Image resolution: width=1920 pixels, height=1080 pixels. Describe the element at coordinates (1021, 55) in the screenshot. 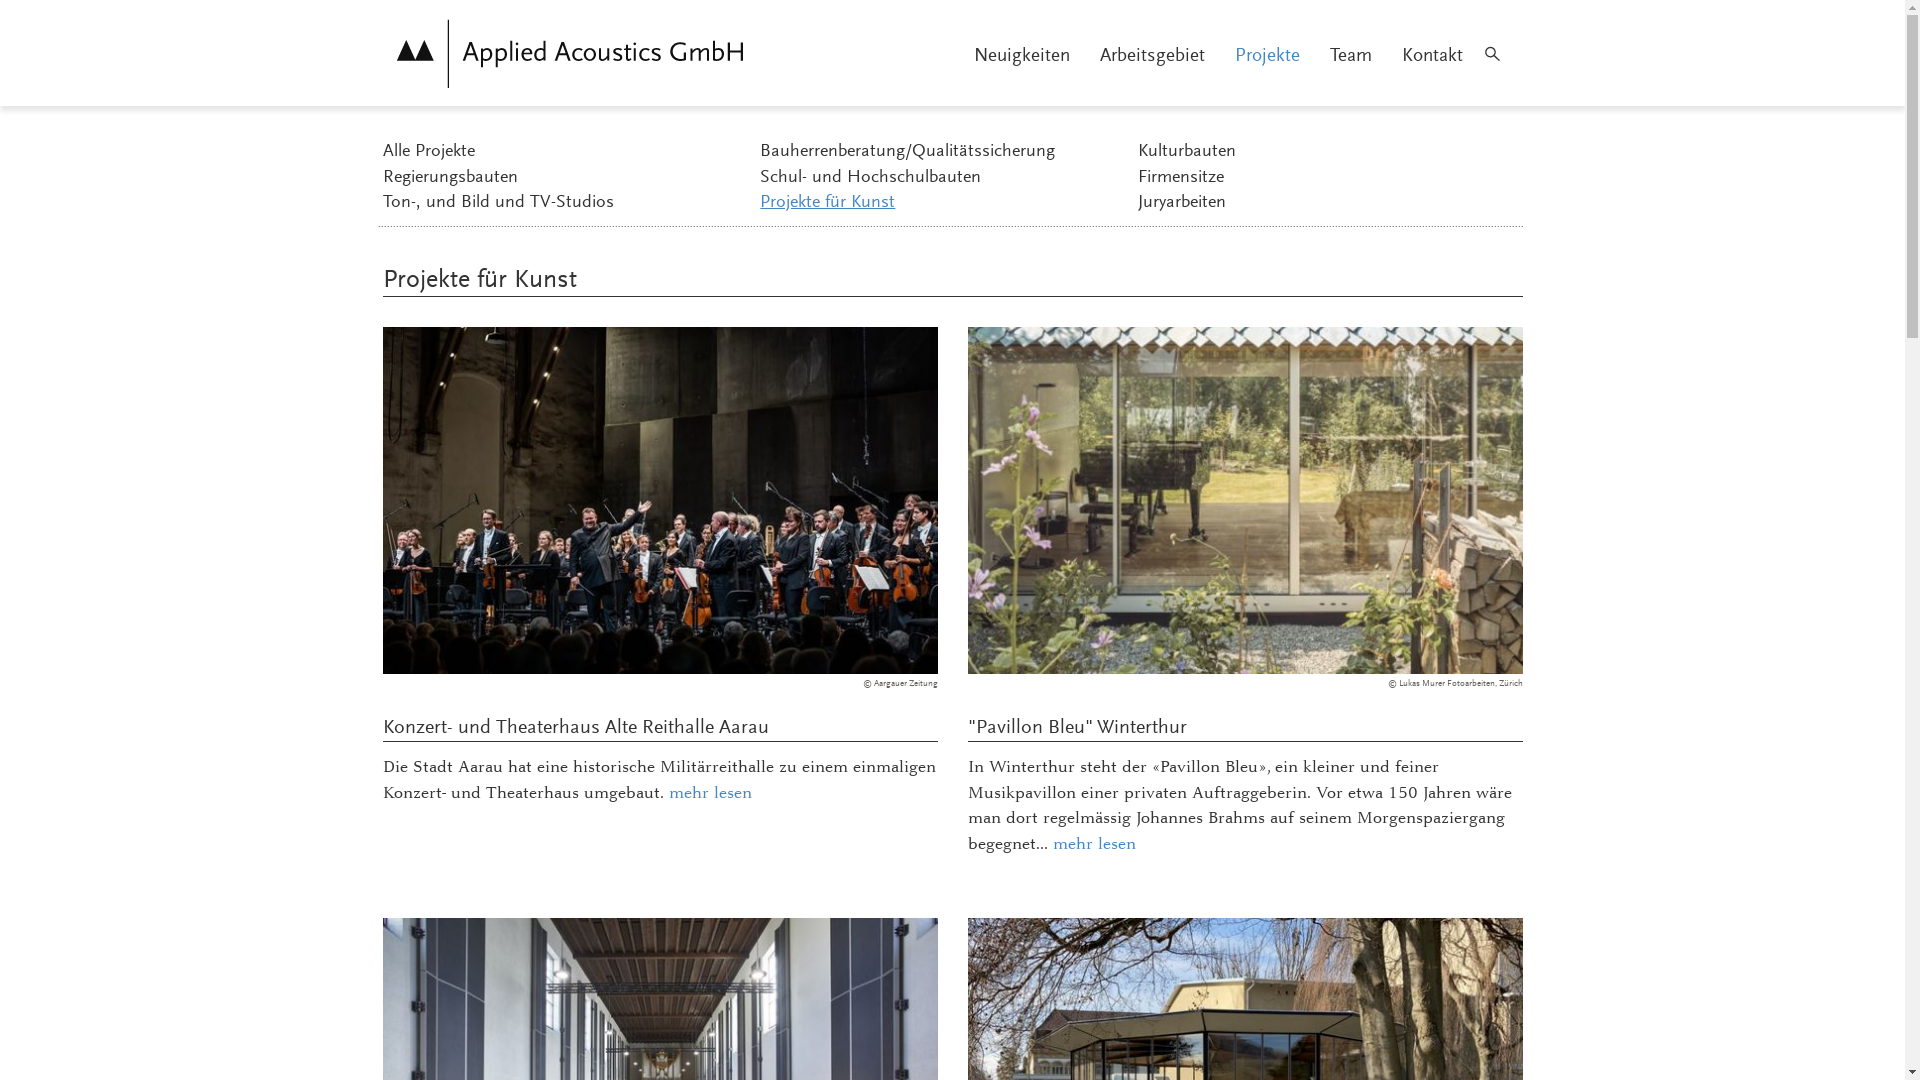

I see `'Neuigkeiten'` at that location.